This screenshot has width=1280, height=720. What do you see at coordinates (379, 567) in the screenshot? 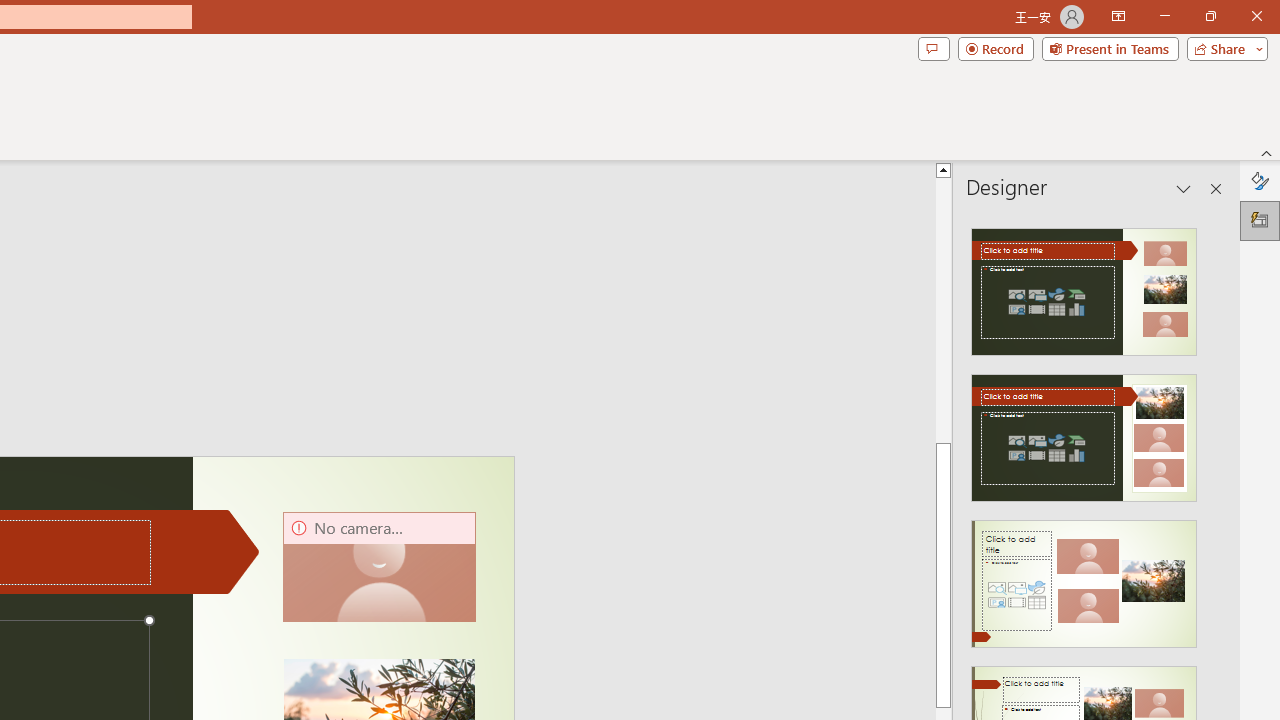
I see `'Camera 7, No camera detected.'` at bounding box center [379, 567].